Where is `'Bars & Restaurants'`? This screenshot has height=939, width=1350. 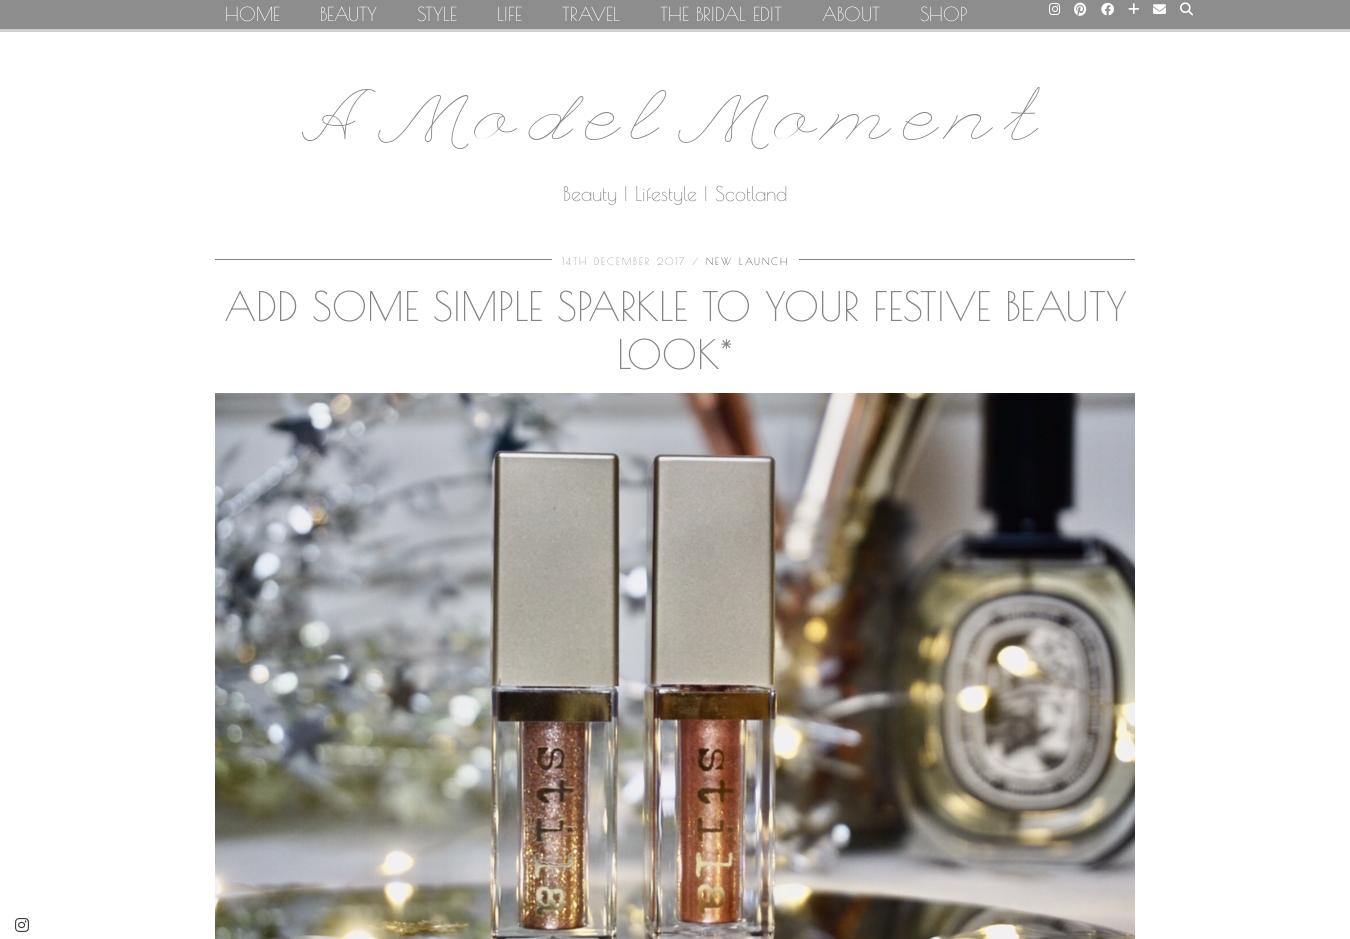
'Bars & Restaurants' is located at coordinates (561, 185).